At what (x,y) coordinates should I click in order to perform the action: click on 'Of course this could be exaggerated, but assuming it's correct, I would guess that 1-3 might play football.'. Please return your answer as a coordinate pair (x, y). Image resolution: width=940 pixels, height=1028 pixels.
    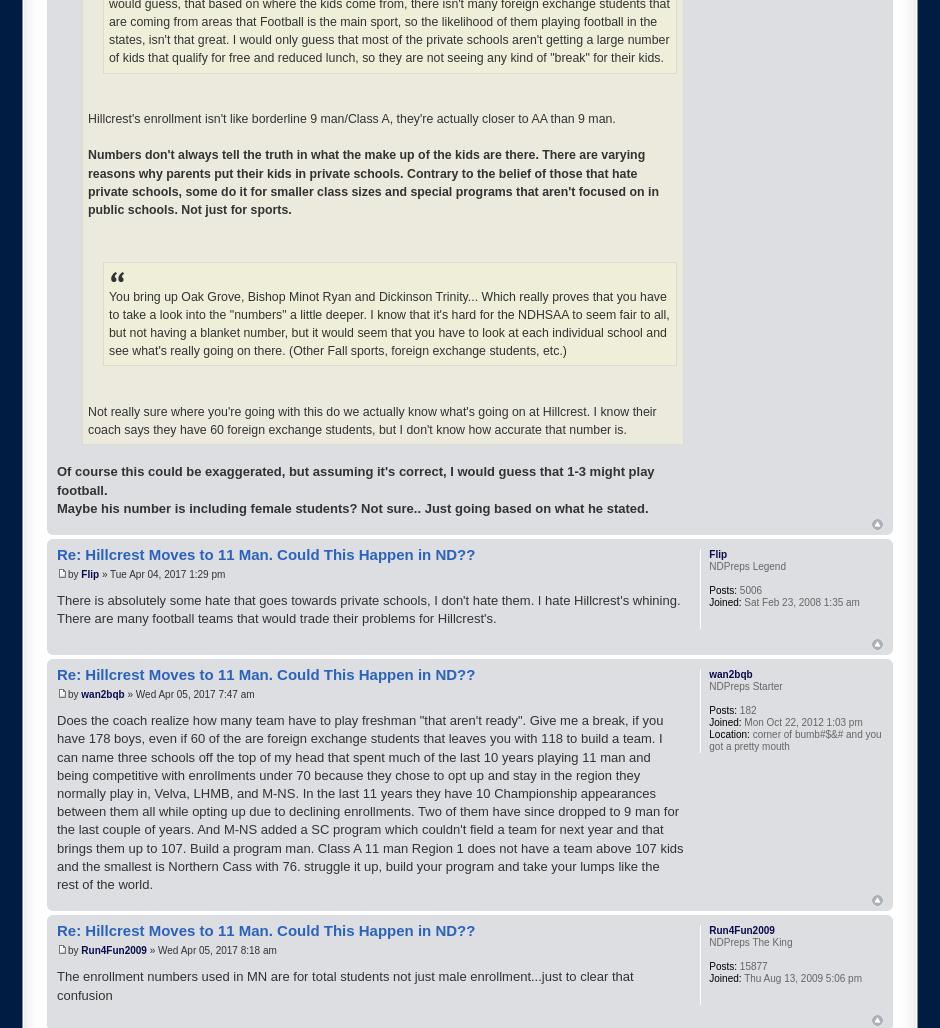
    Looking at the image, I should click on (354, 479).